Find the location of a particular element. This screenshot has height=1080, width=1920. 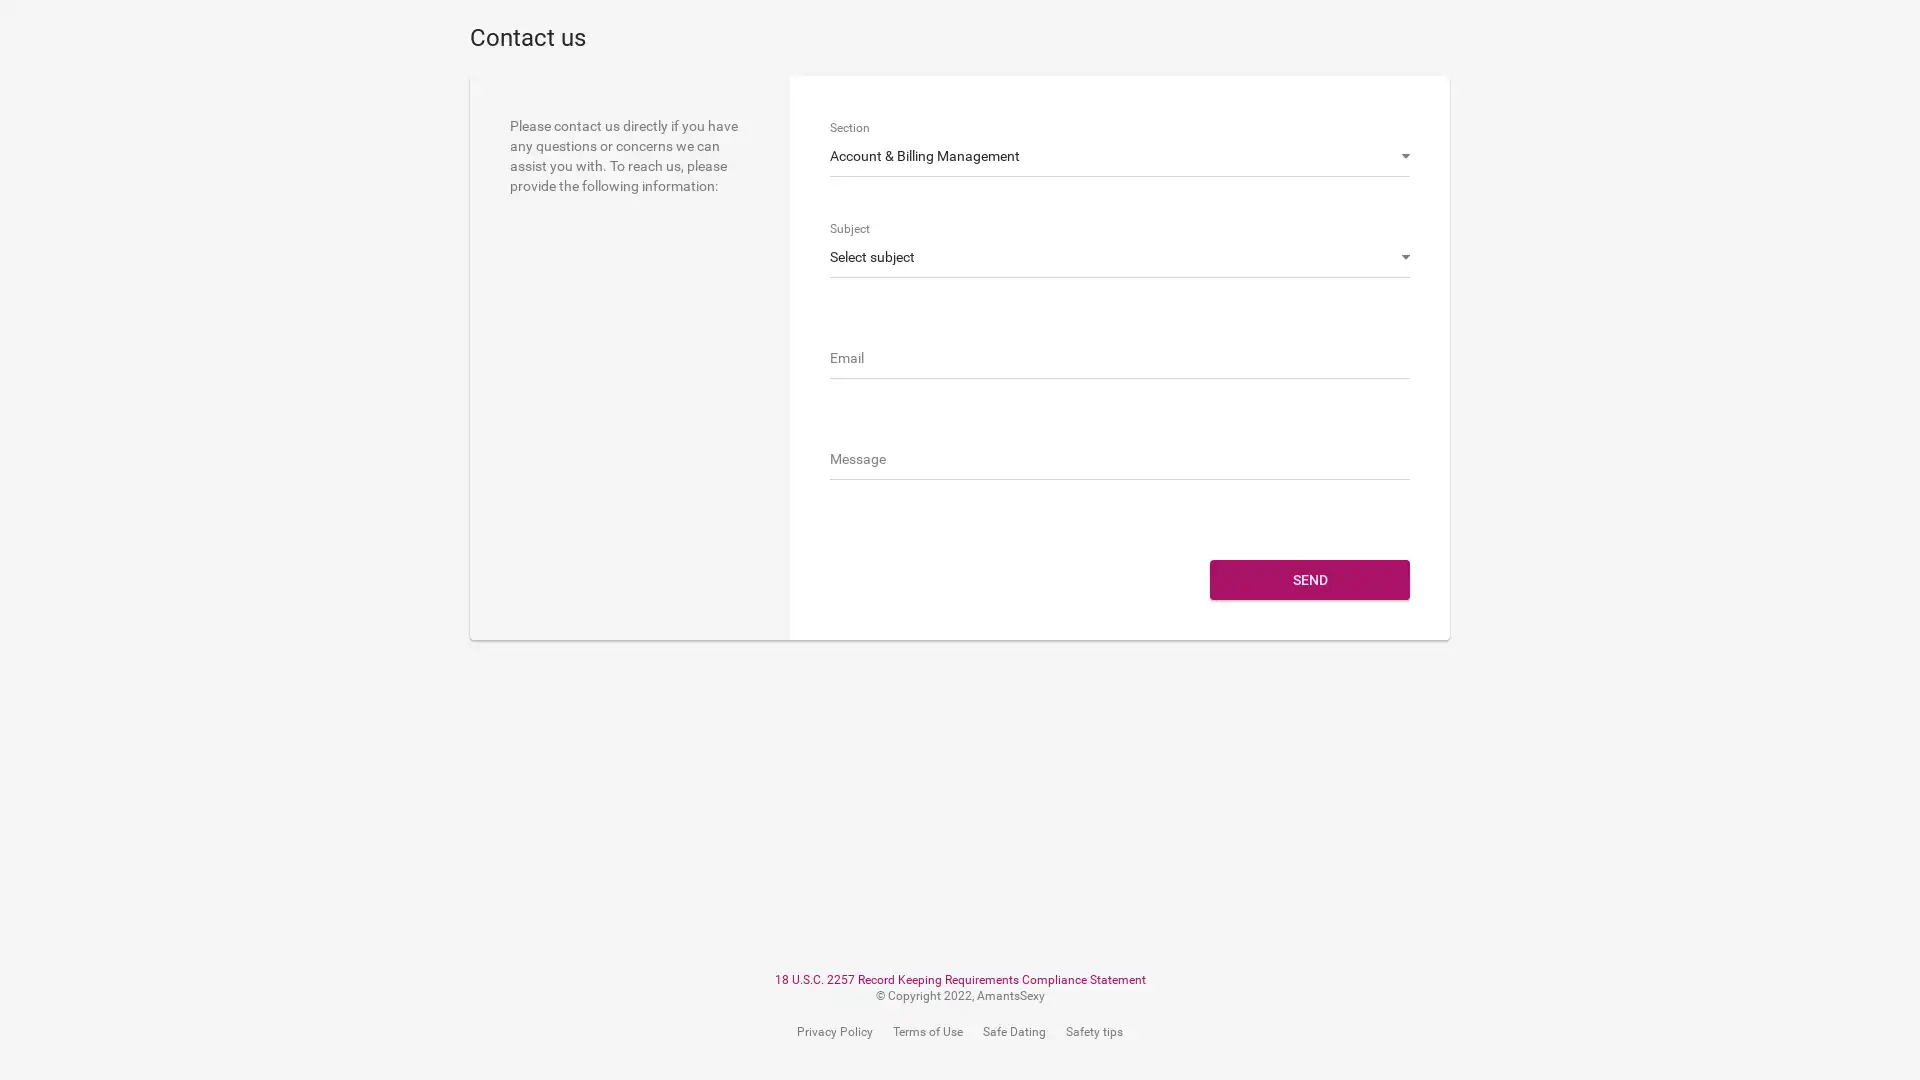

Select subject Select subject is located at coordinates (1118, 256).